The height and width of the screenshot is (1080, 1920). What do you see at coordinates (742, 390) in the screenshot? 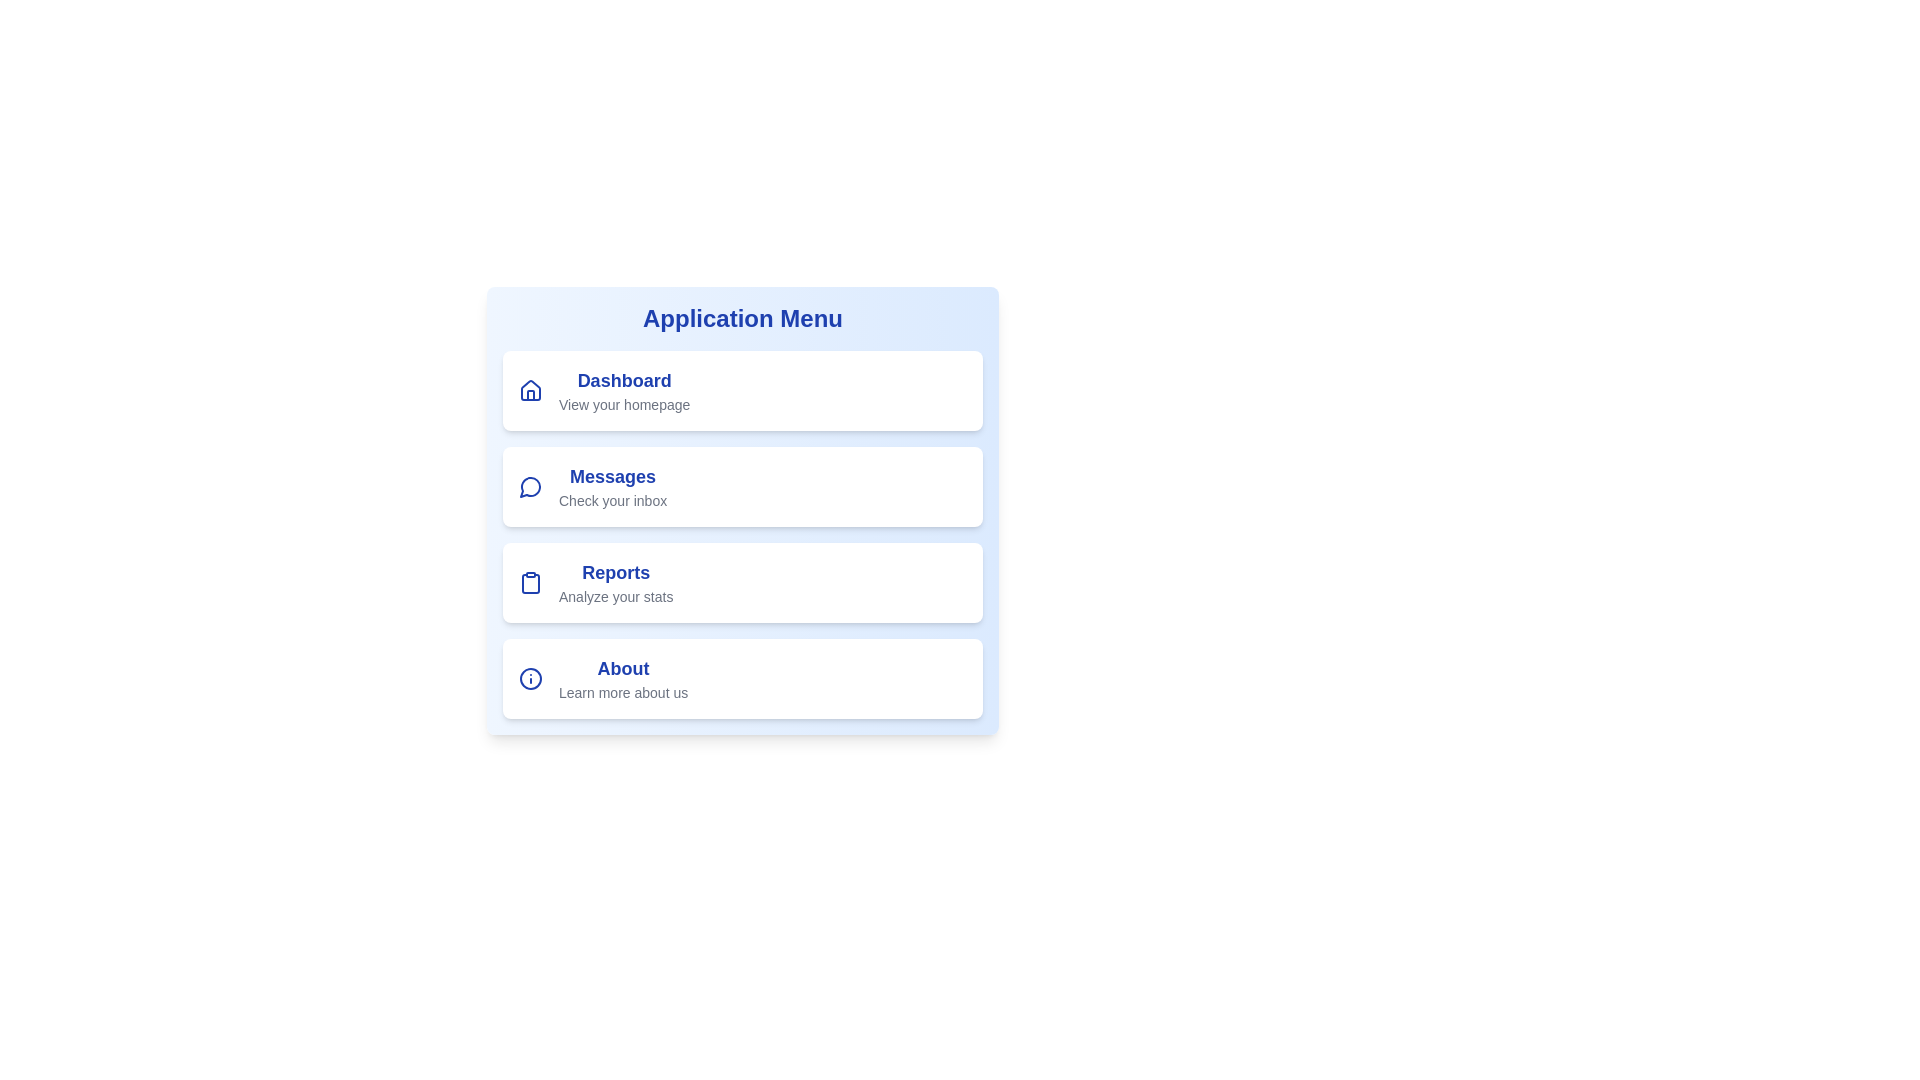
I see `the menu item Dashboard to navigate` at bounding box center [742, 390].